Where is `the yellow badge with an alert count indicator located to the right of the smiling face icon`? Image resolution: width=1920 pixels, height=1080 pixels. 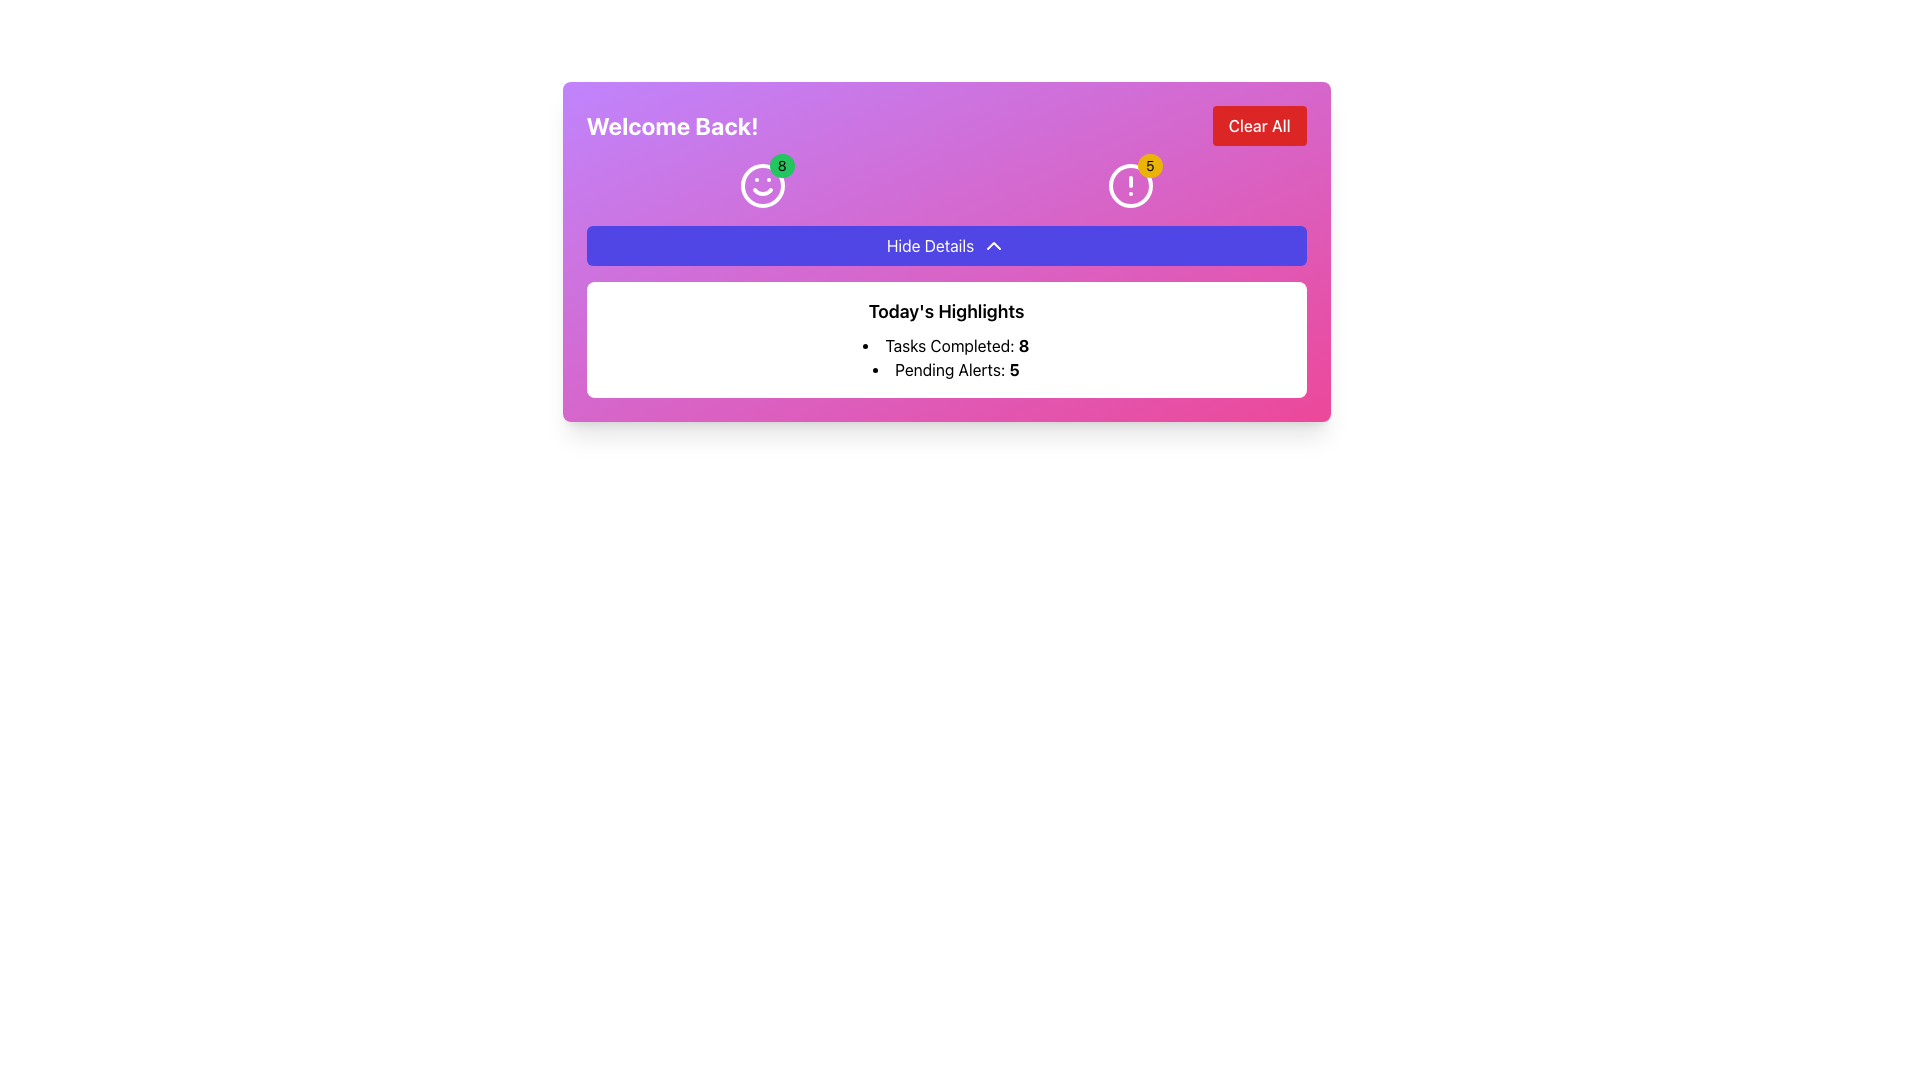 the yellow badge with an alert count indicator located to the right of the smiling face icon is located at coordinates (1130, 185).